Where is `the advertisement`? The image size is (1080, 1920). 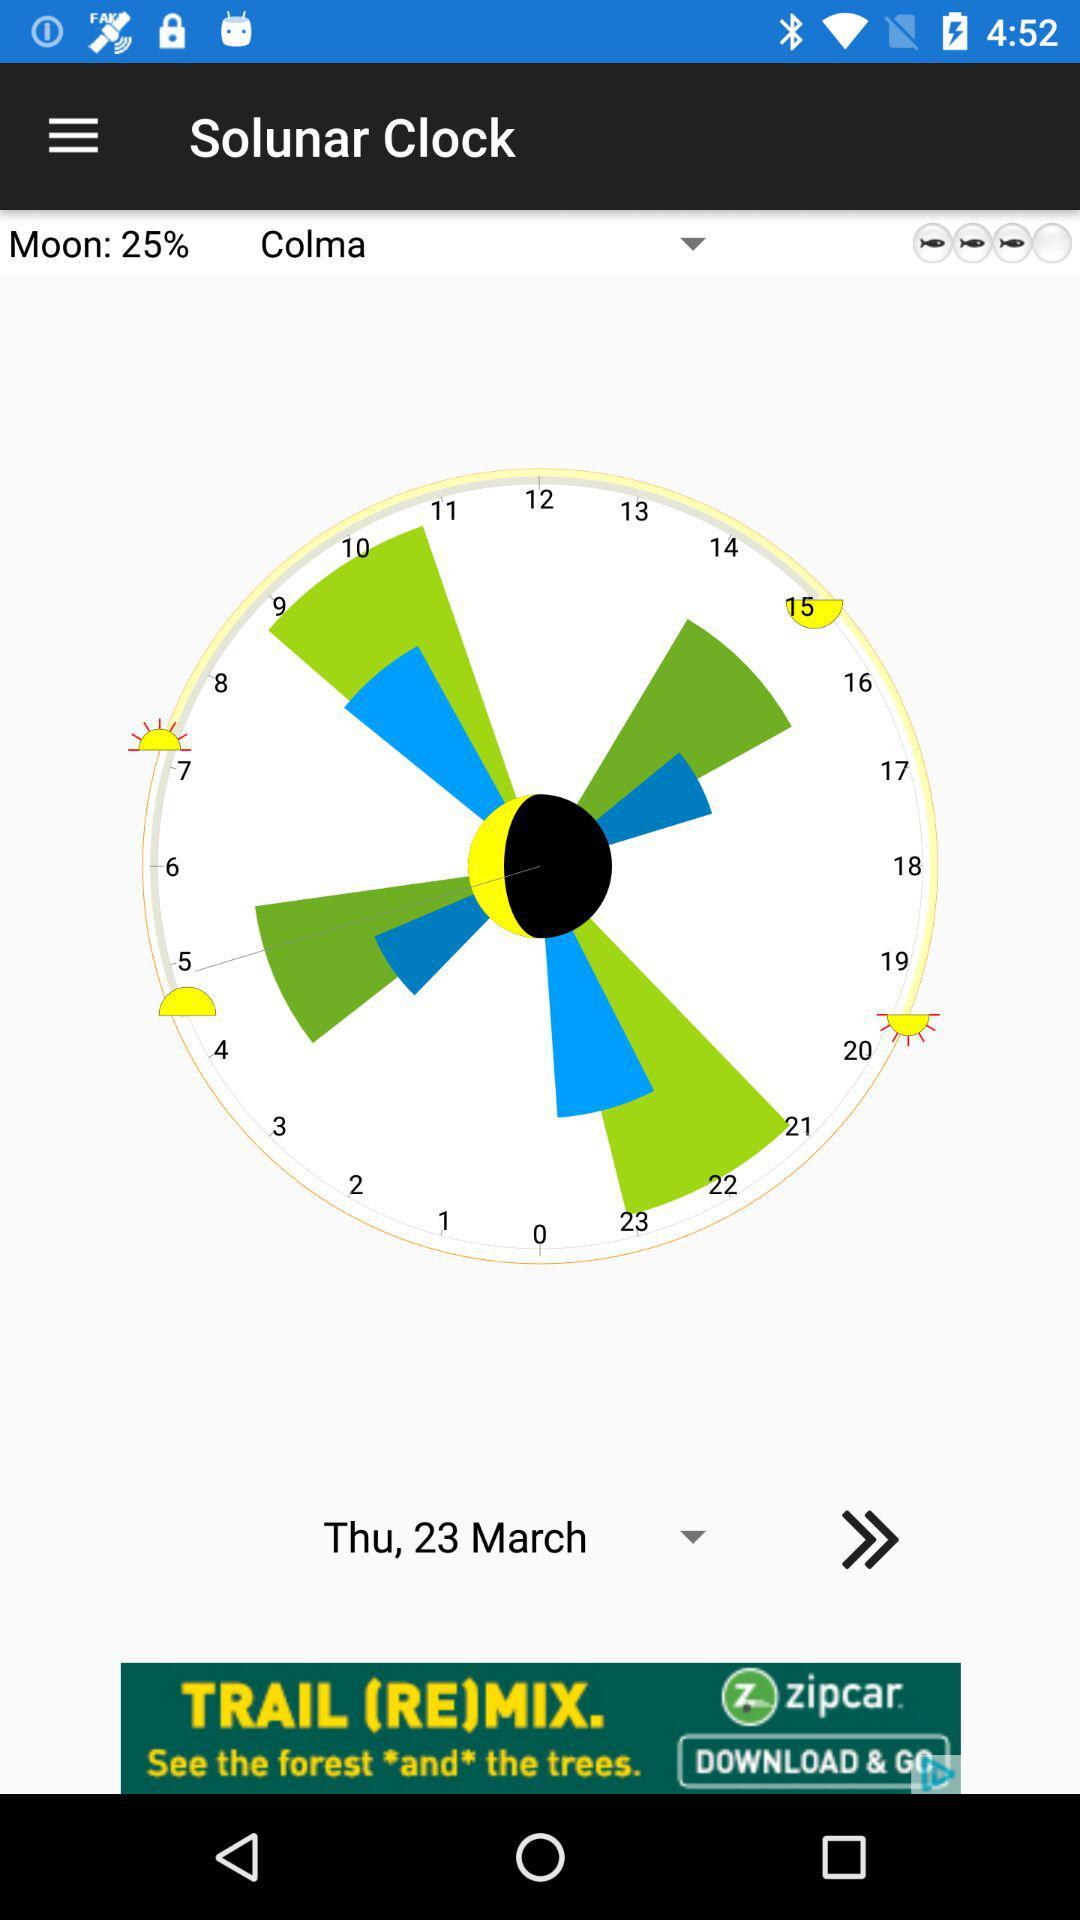 the advertisement is located at coordinates (540, 1727).